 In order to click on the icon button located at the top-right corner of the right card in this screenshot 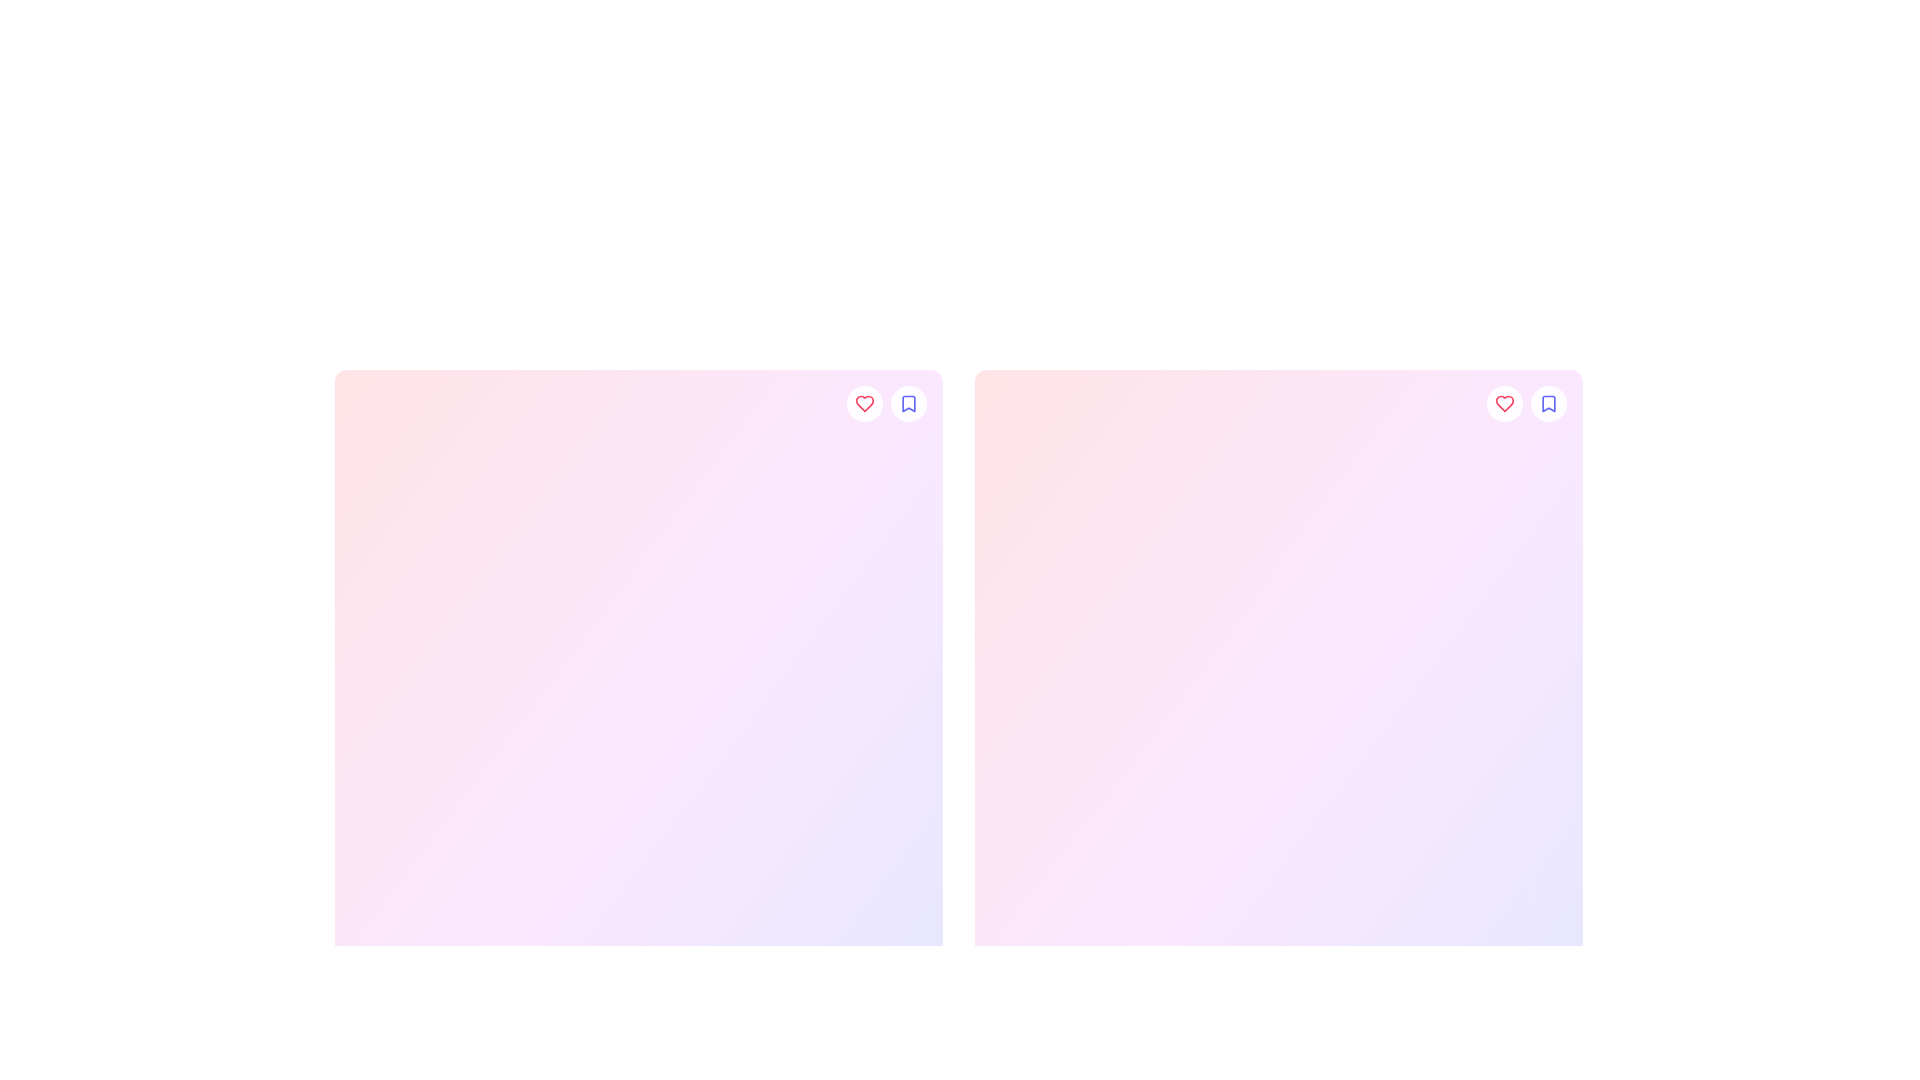, I will do `click(1548, 404)`.